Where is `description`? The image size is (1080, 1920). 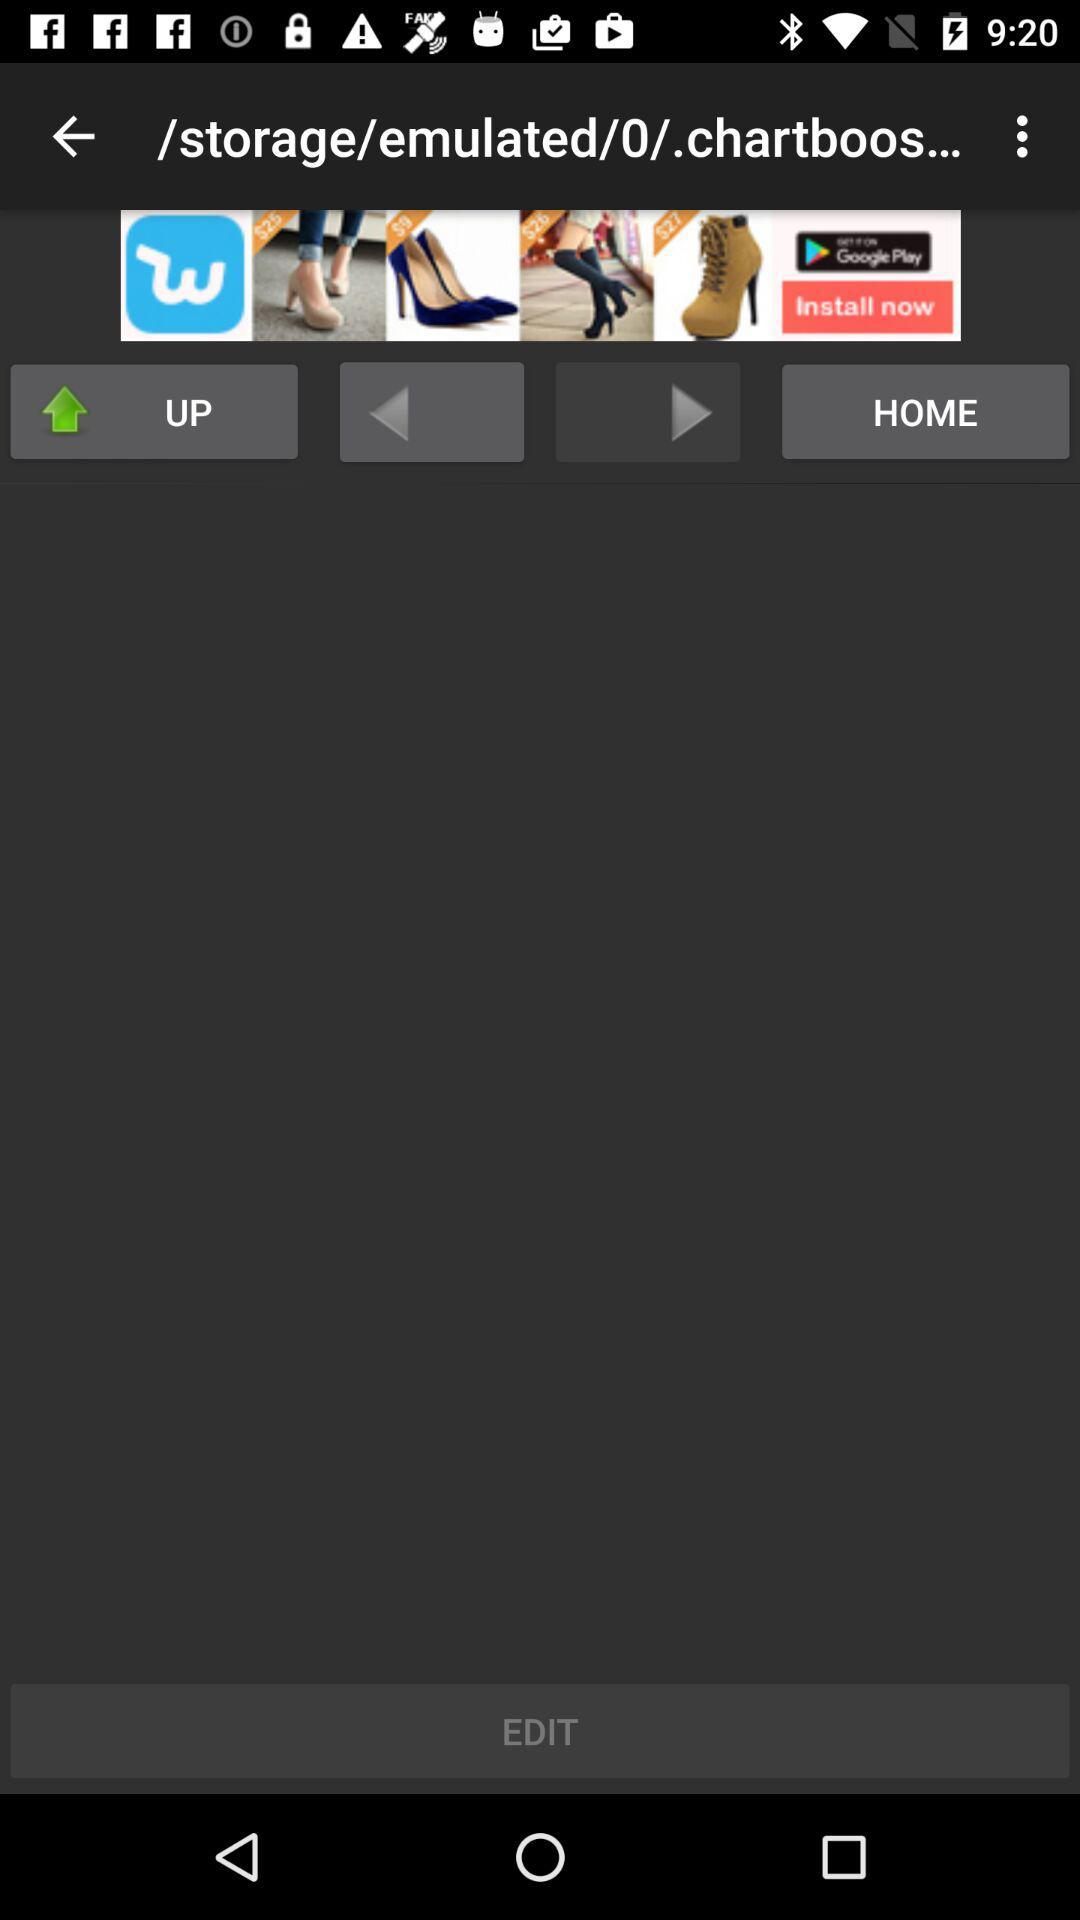
description is located at coordinates (540, 274).